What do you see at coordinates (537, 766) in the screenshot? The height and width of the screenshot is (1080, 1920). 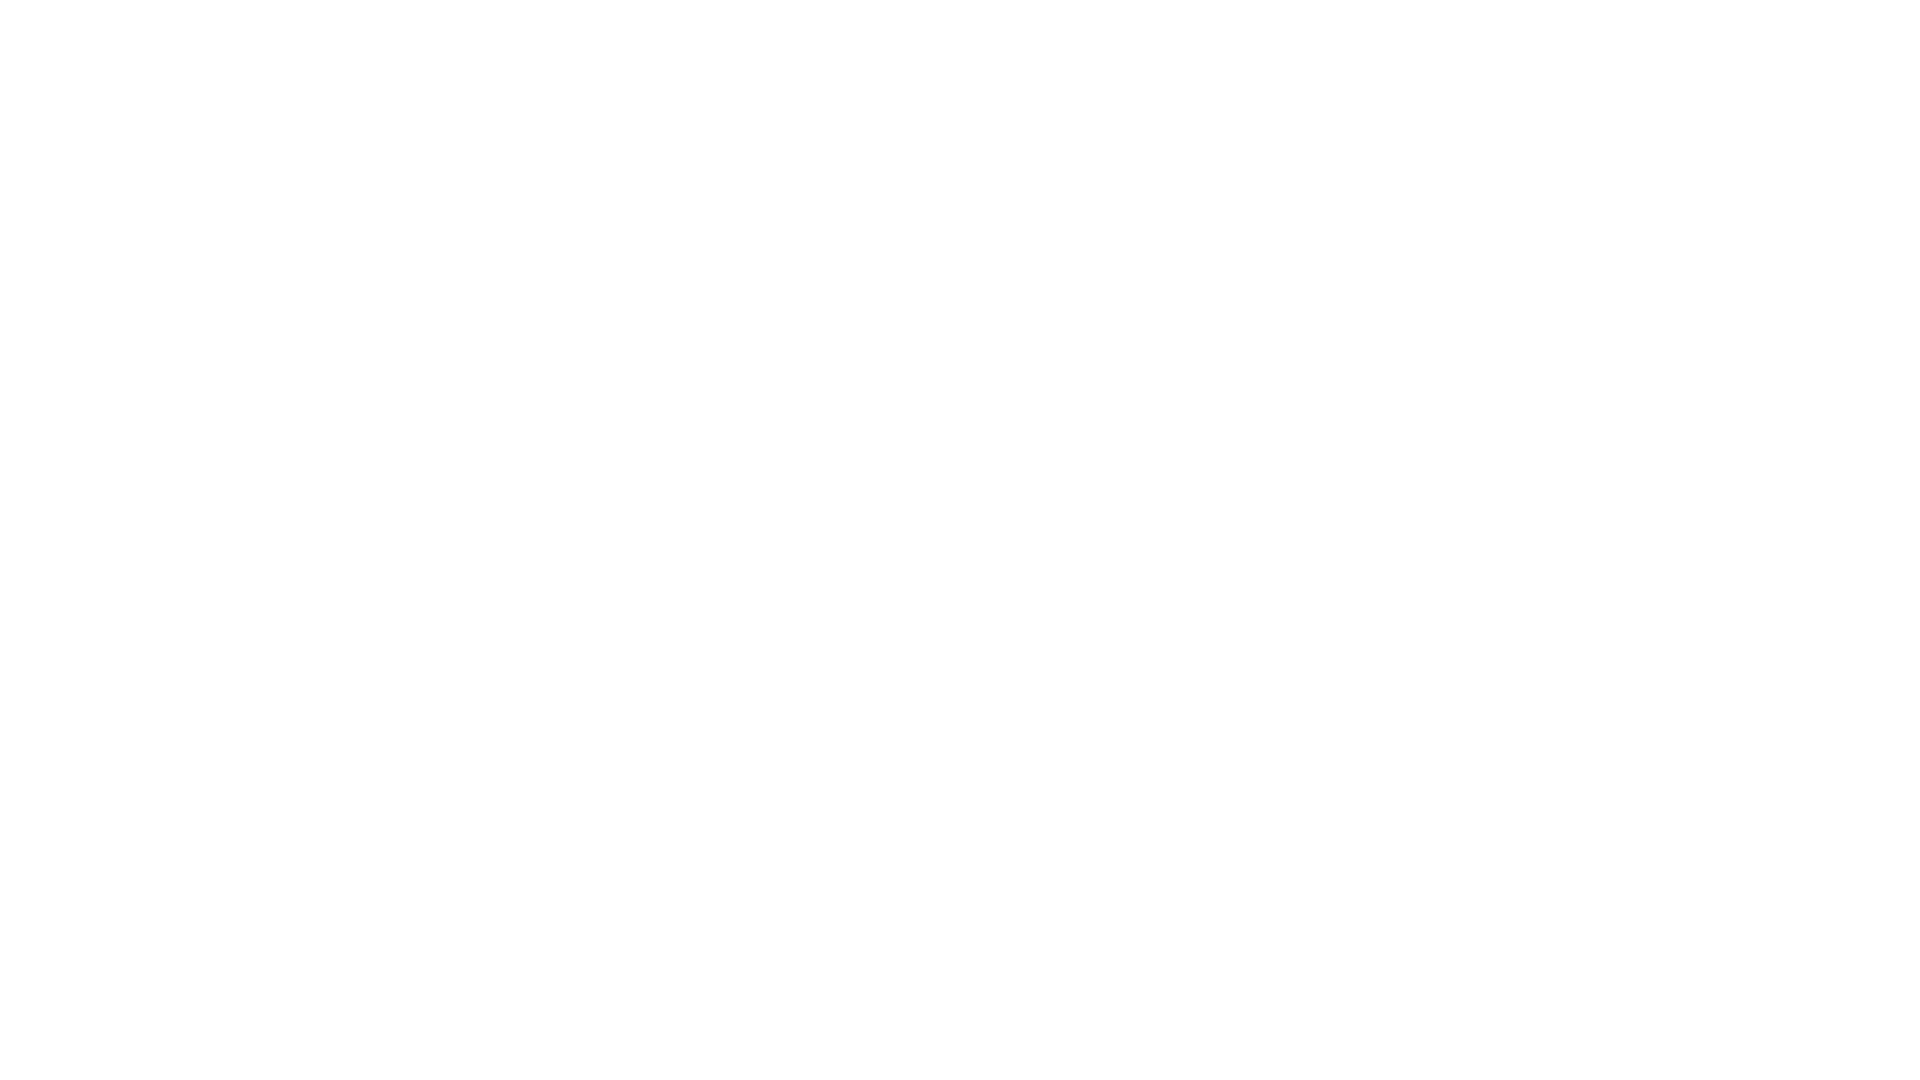 I see `Neste` at bounding box center [537, 766].